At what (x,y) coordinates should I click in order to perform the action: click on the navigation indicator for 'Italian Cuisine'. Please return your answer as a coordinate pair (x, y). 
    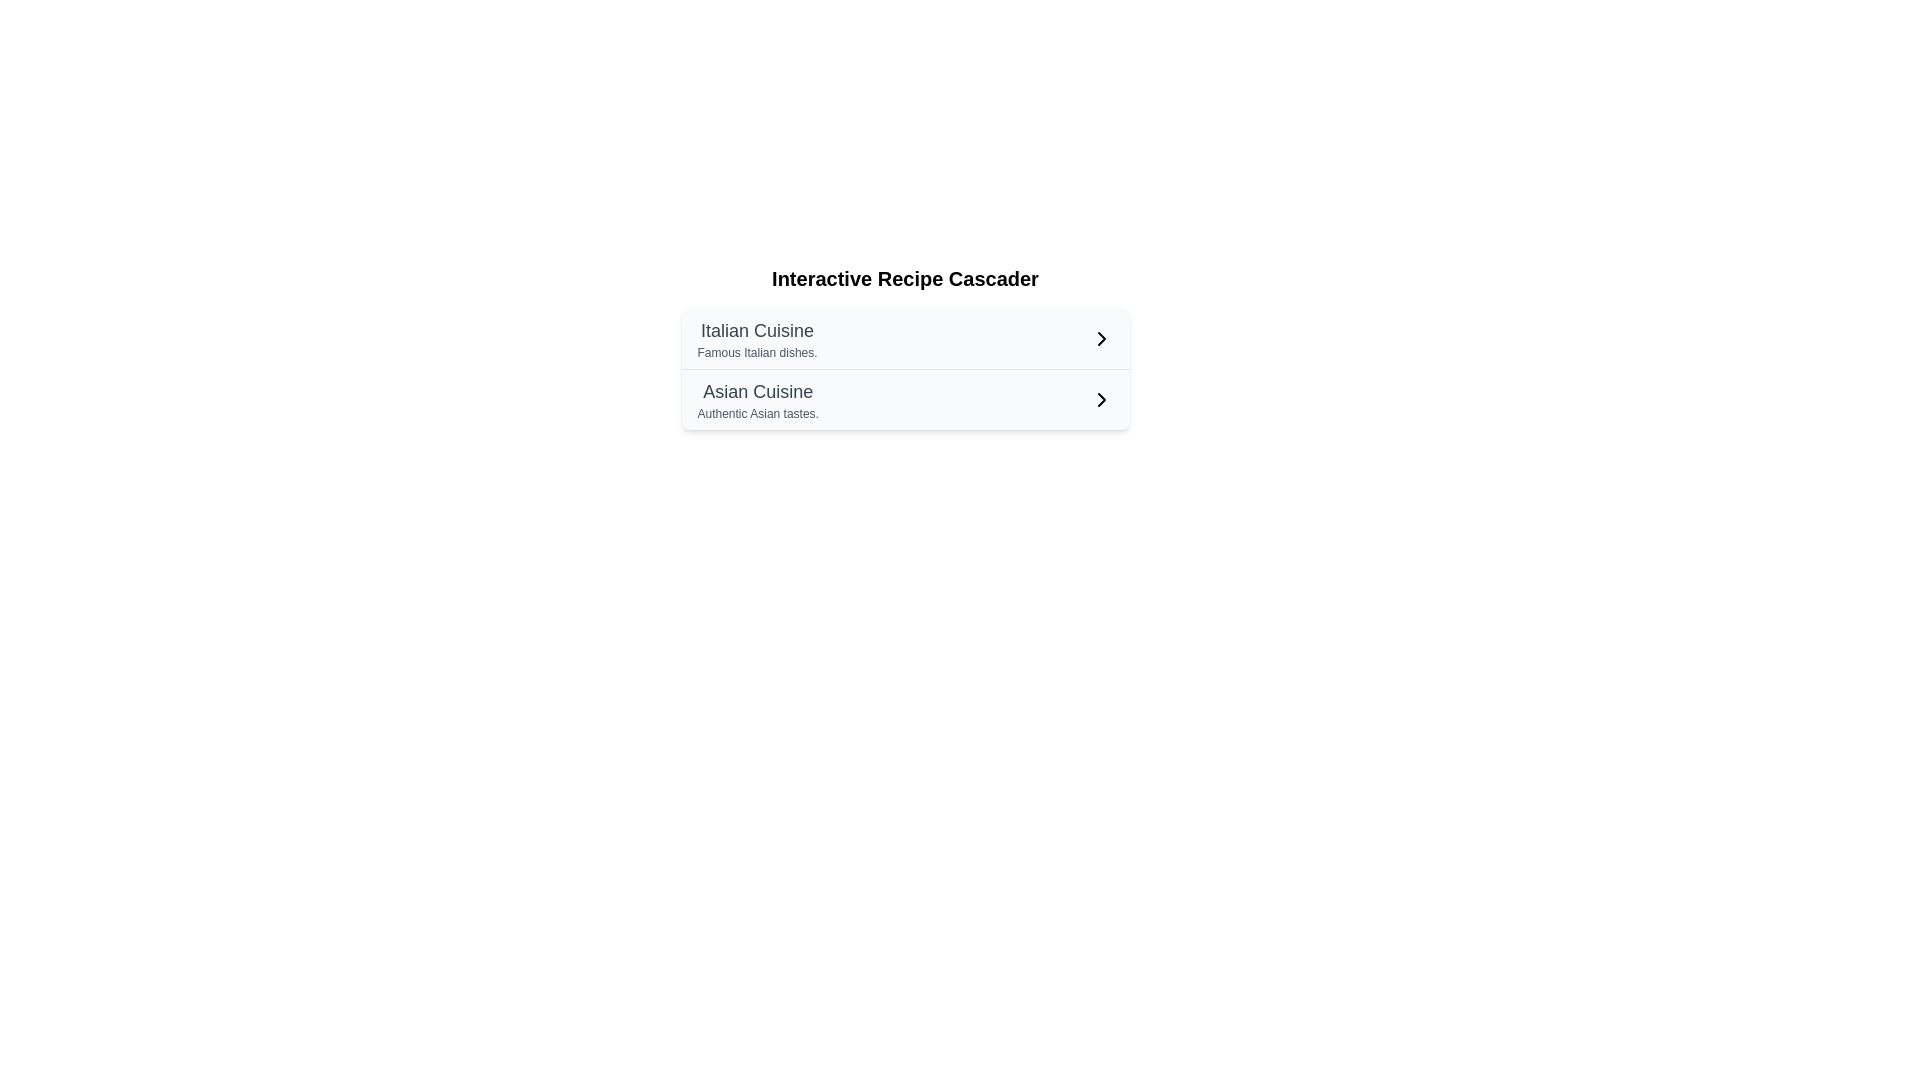
    Looking at the image, I should click on (1100, 338).